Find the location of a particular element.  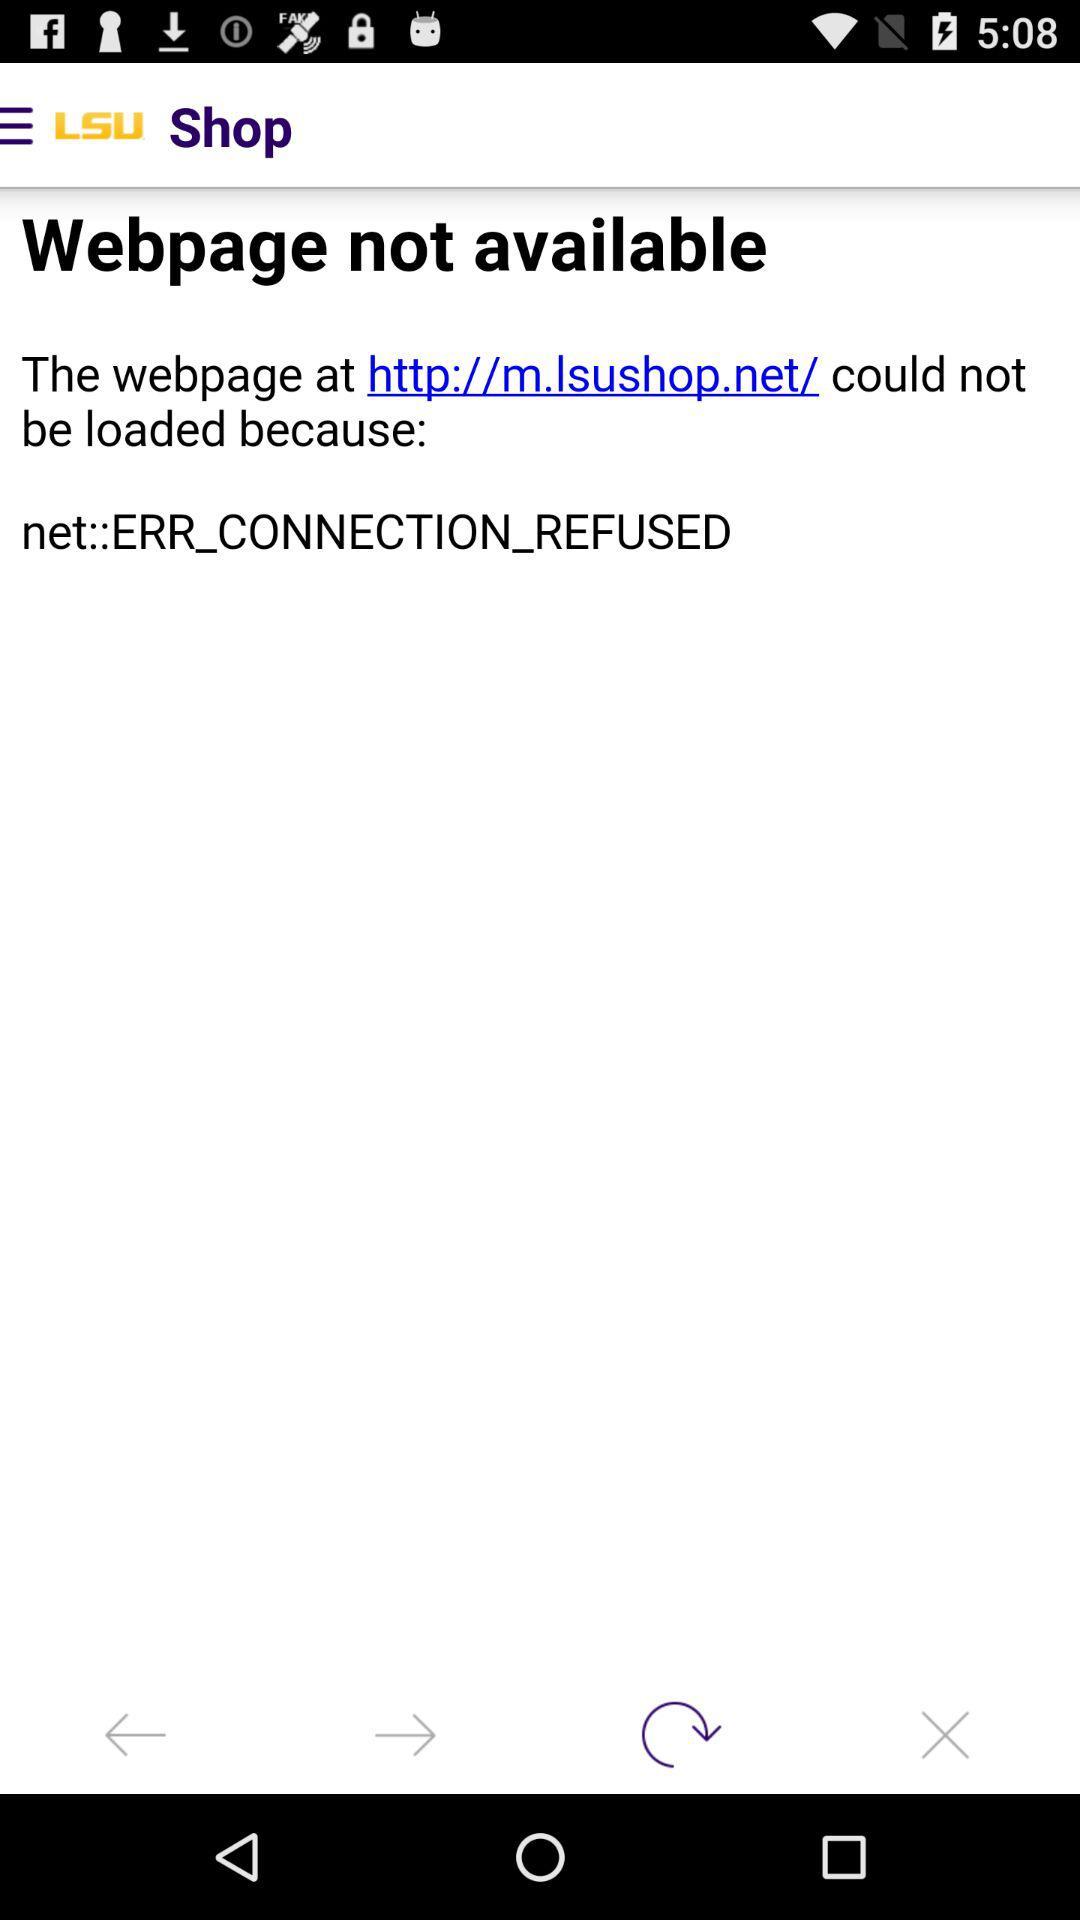

reload page is located at coordinates (675, 1733).